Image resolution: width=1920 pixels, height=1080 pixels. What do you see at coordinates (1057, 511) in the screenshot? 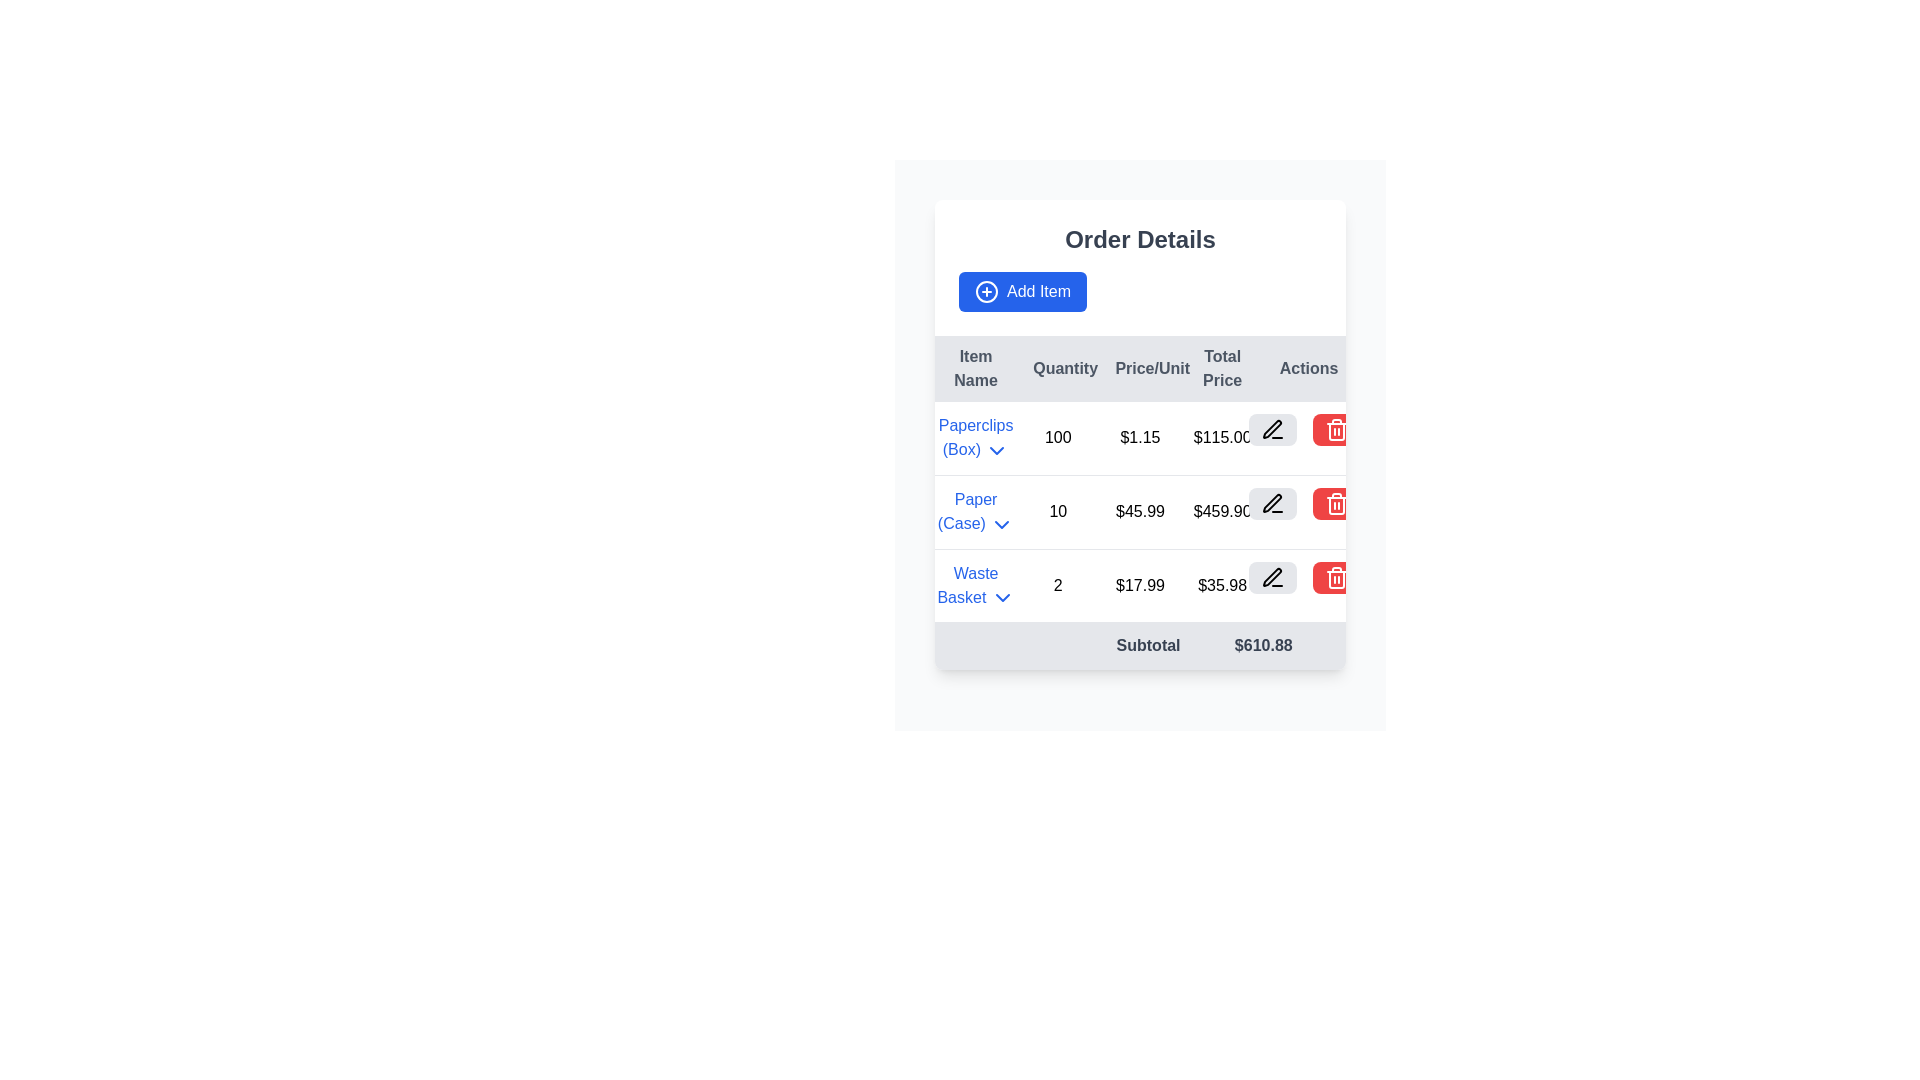
I see `the text element displaying the quantity of 'Paper (Case)' in the second row under the 'Quantity' column` at bounding box center [1057, 511].